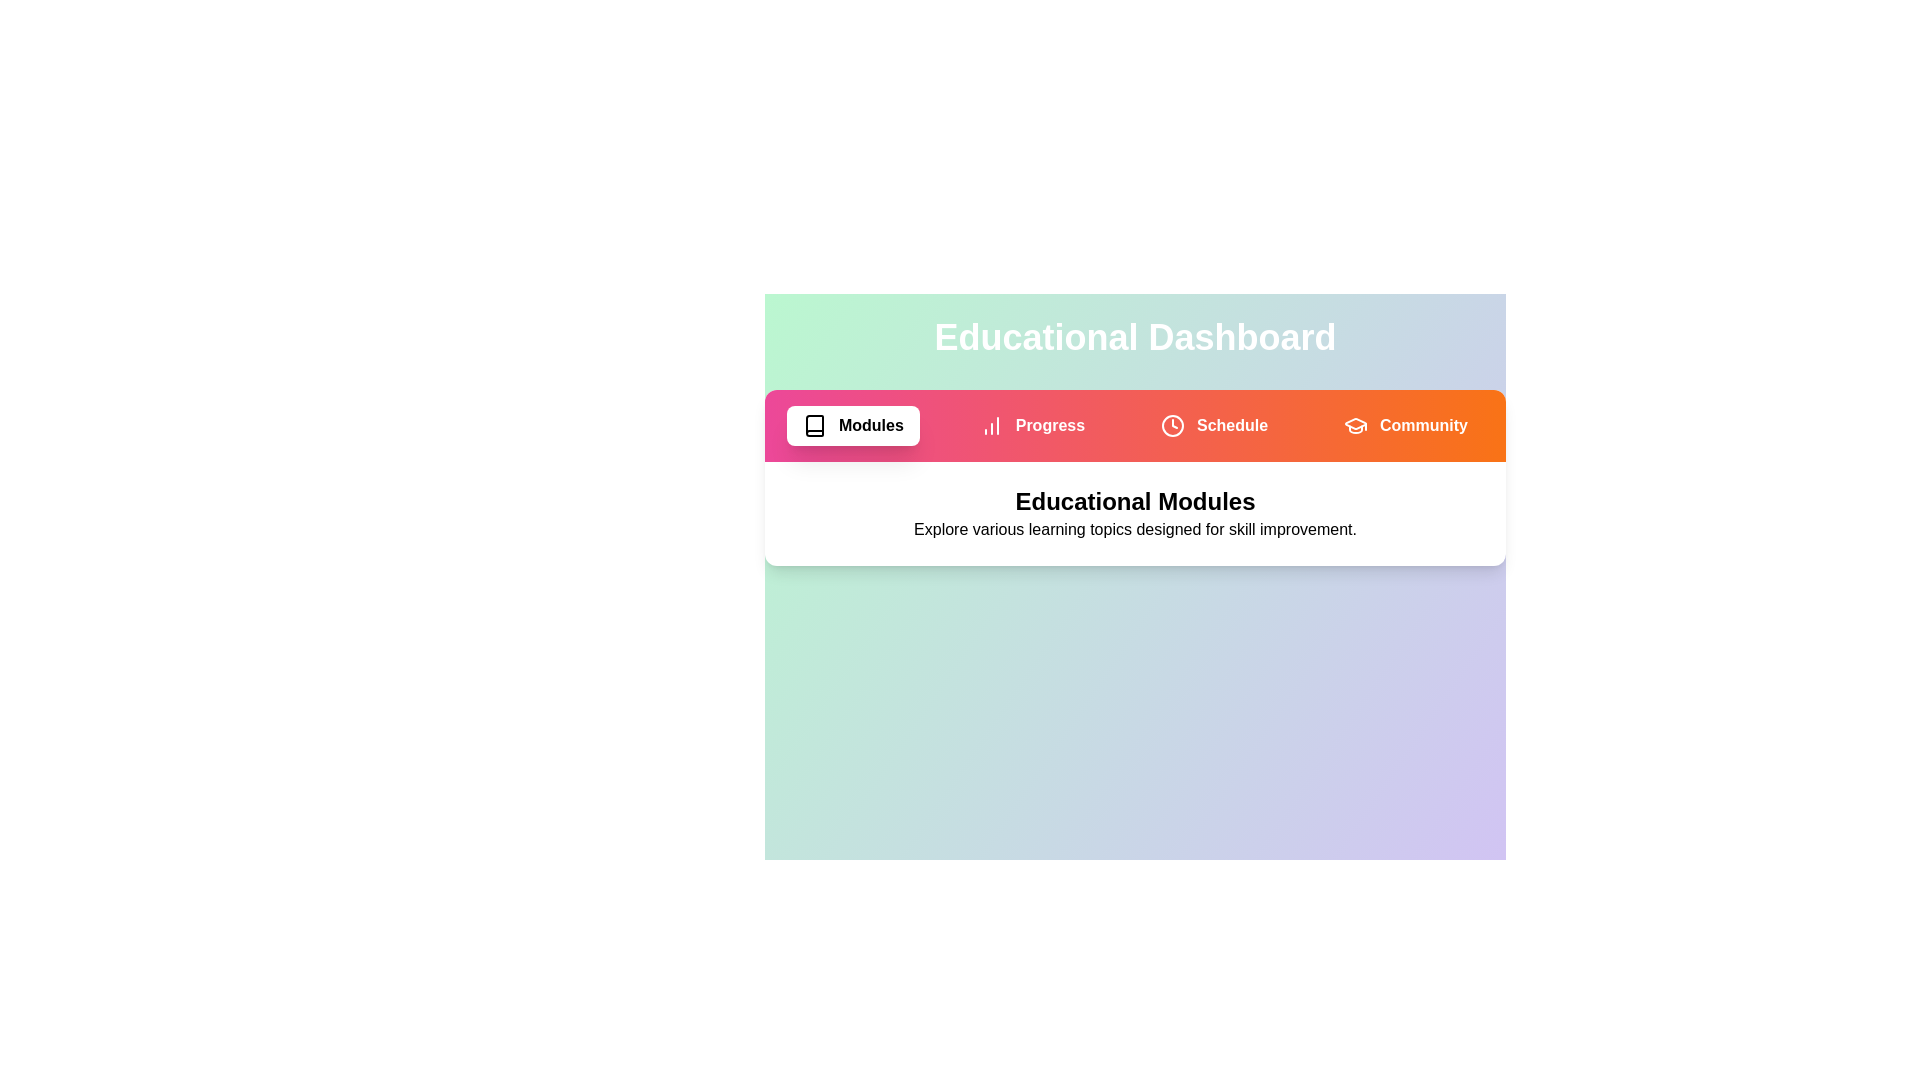 This screenshot has height=1080, width=1920. I want to click on the 'Modules' icon located in the top-left corner of the menu bar, which assists in navigation to the Modules section, so click(814, 424).